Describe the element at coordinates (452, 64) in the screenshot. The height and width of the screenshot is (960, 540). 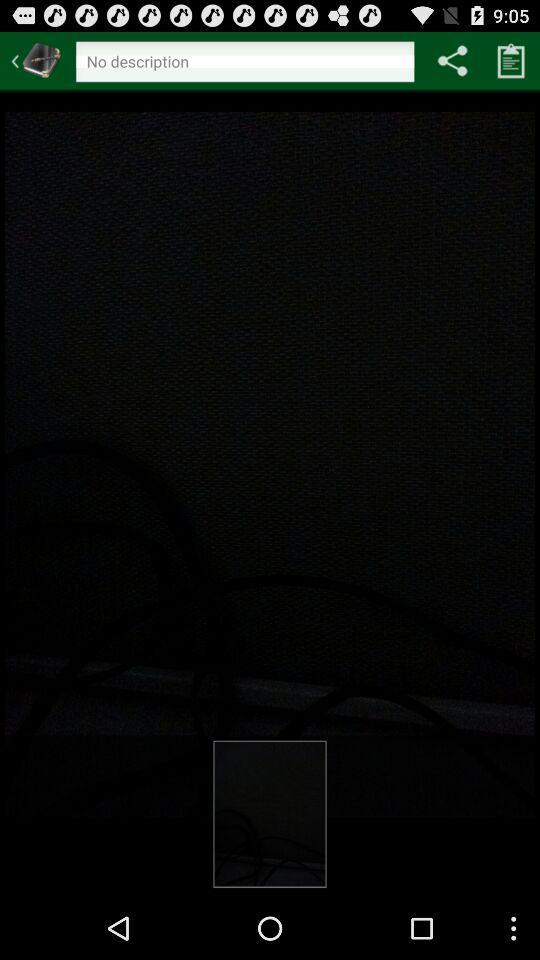
I see `the share icon` at that location.